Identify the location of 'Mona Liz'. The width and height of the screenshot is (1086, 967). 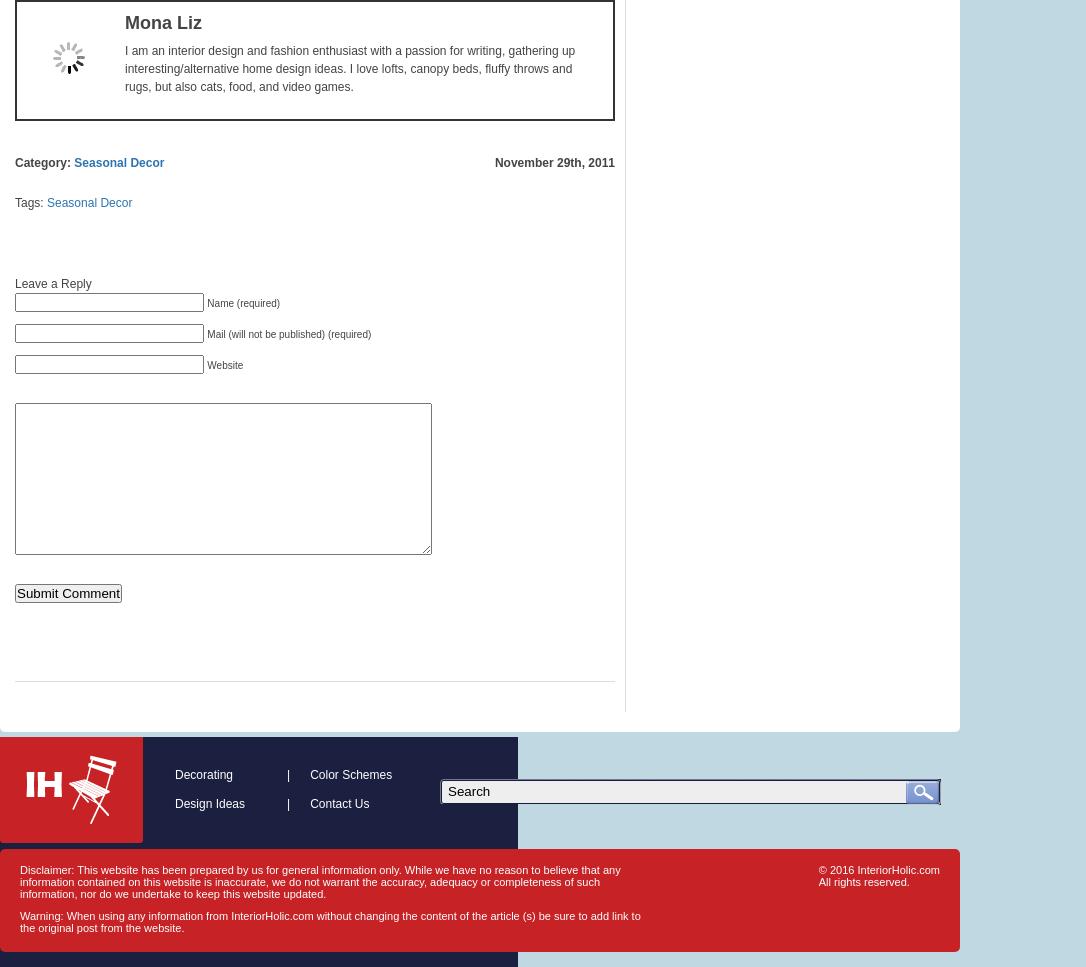
(162, 23).